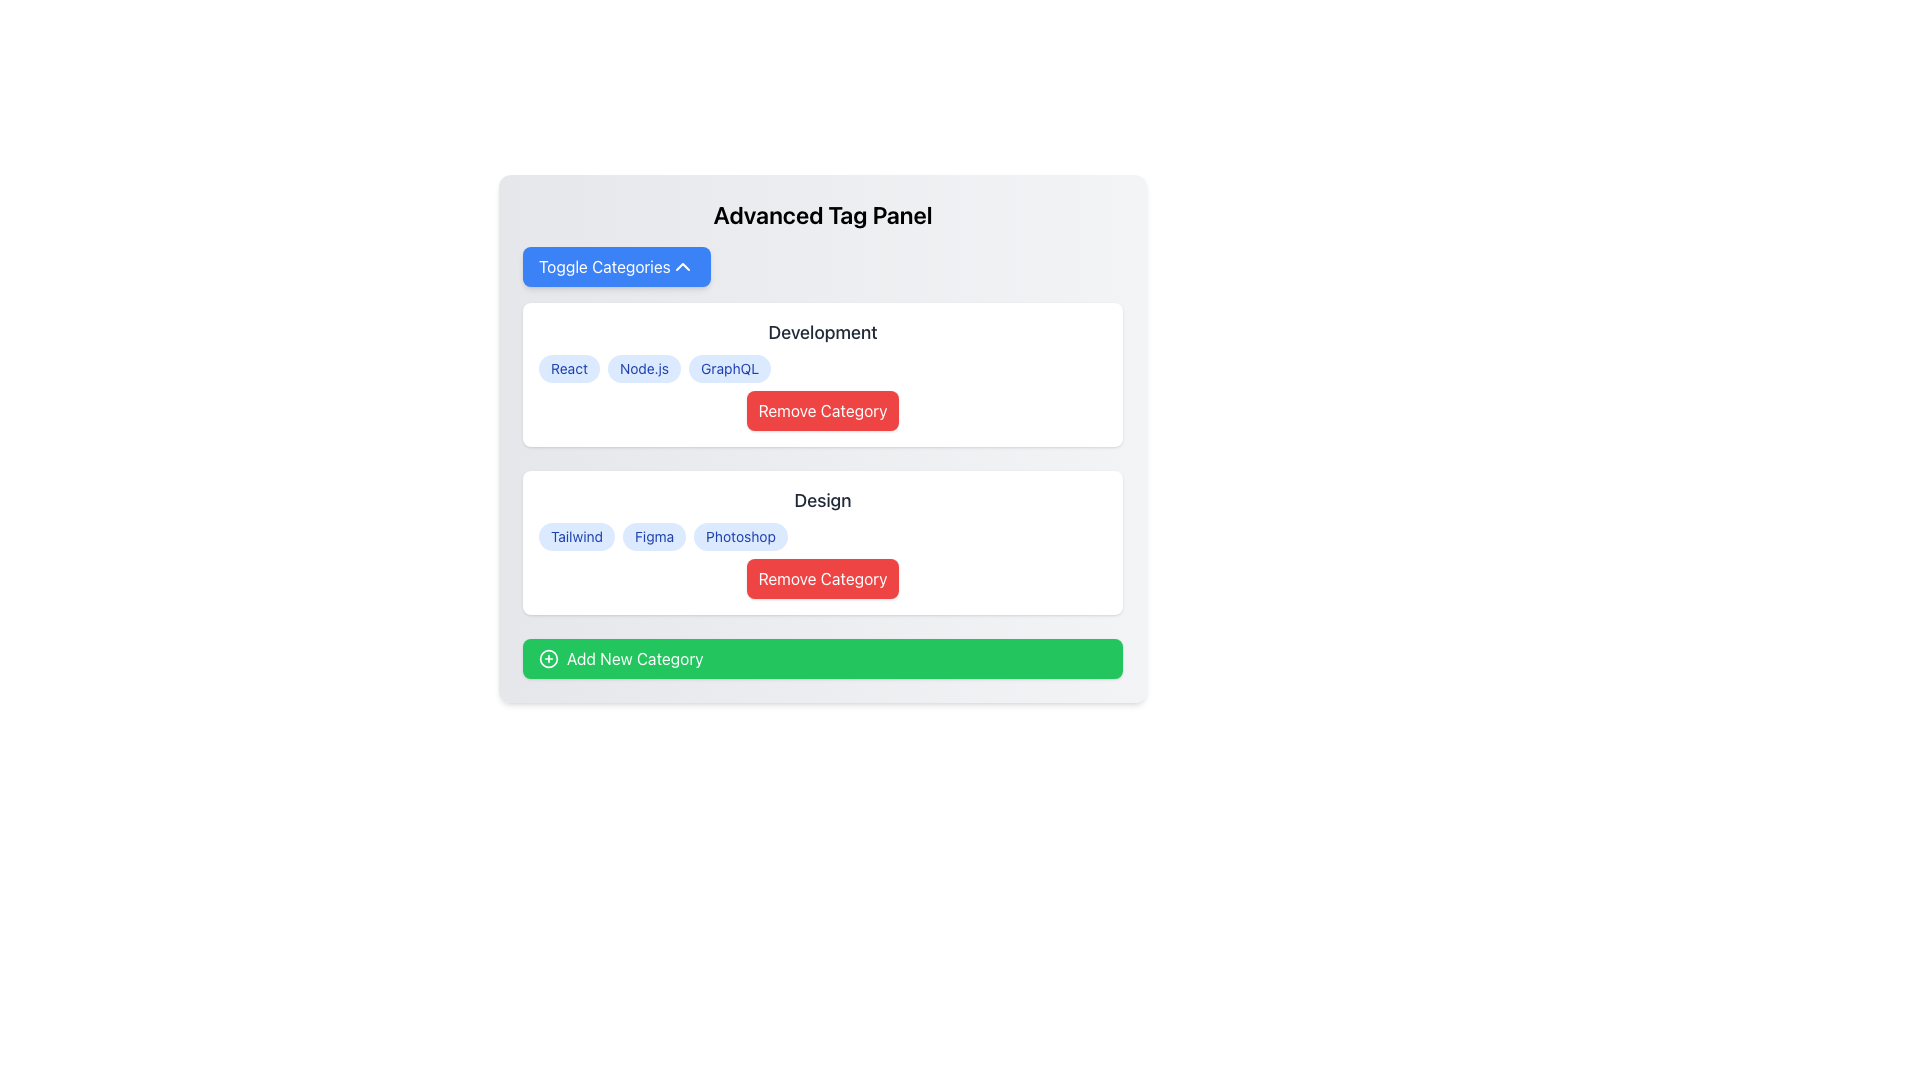 This screenshot has width=1920, height=1080. I want to click on the Vector graphic icon inside the green button labeled 'Add New Category' located at the bottom left side of the interface, so click(548, 659).